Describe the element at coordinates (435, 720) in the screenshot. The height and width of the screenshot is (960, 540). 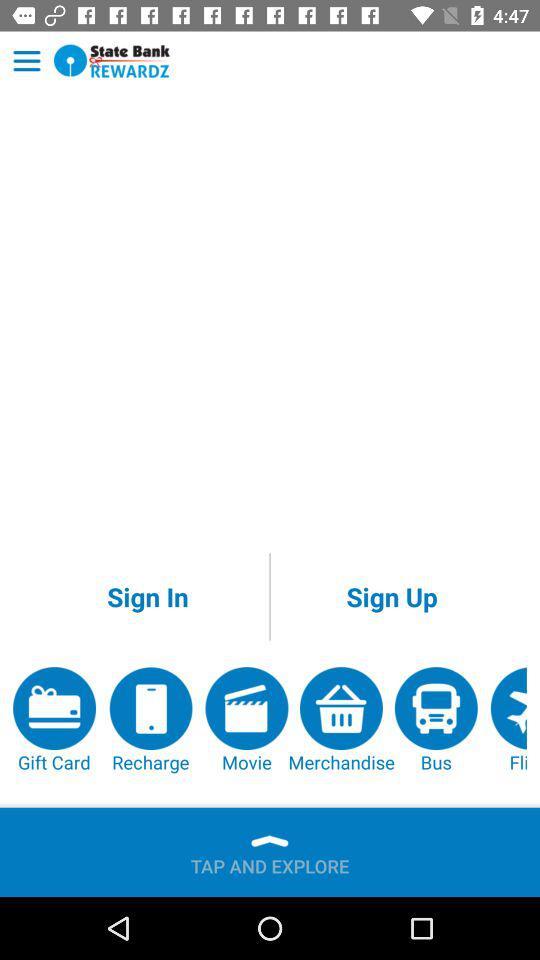
I see `app to the left of flight app` at that location.